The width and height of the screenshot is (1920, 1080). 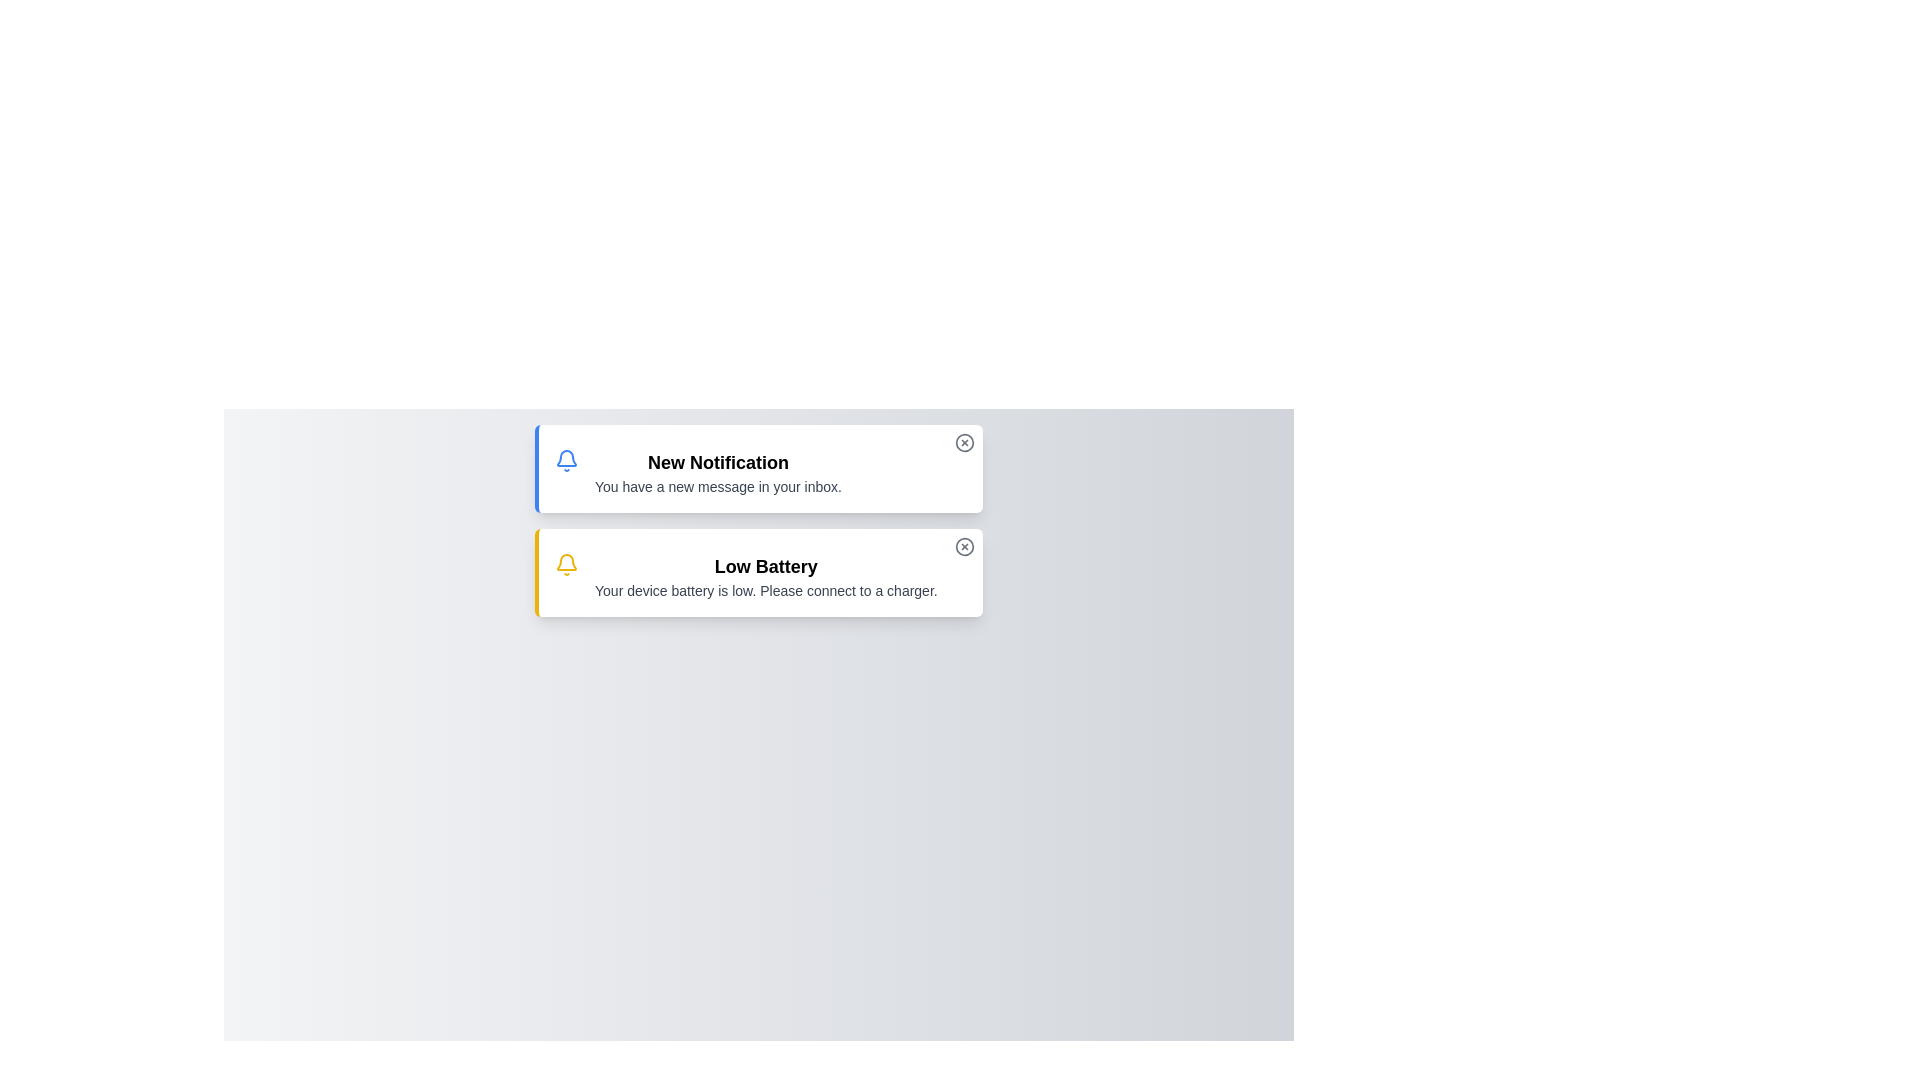 What do you see at coordinates (757, 469) in the screenshot?
I see `the center of the alert body to simulate interaction` at bounding box center [757, 469].